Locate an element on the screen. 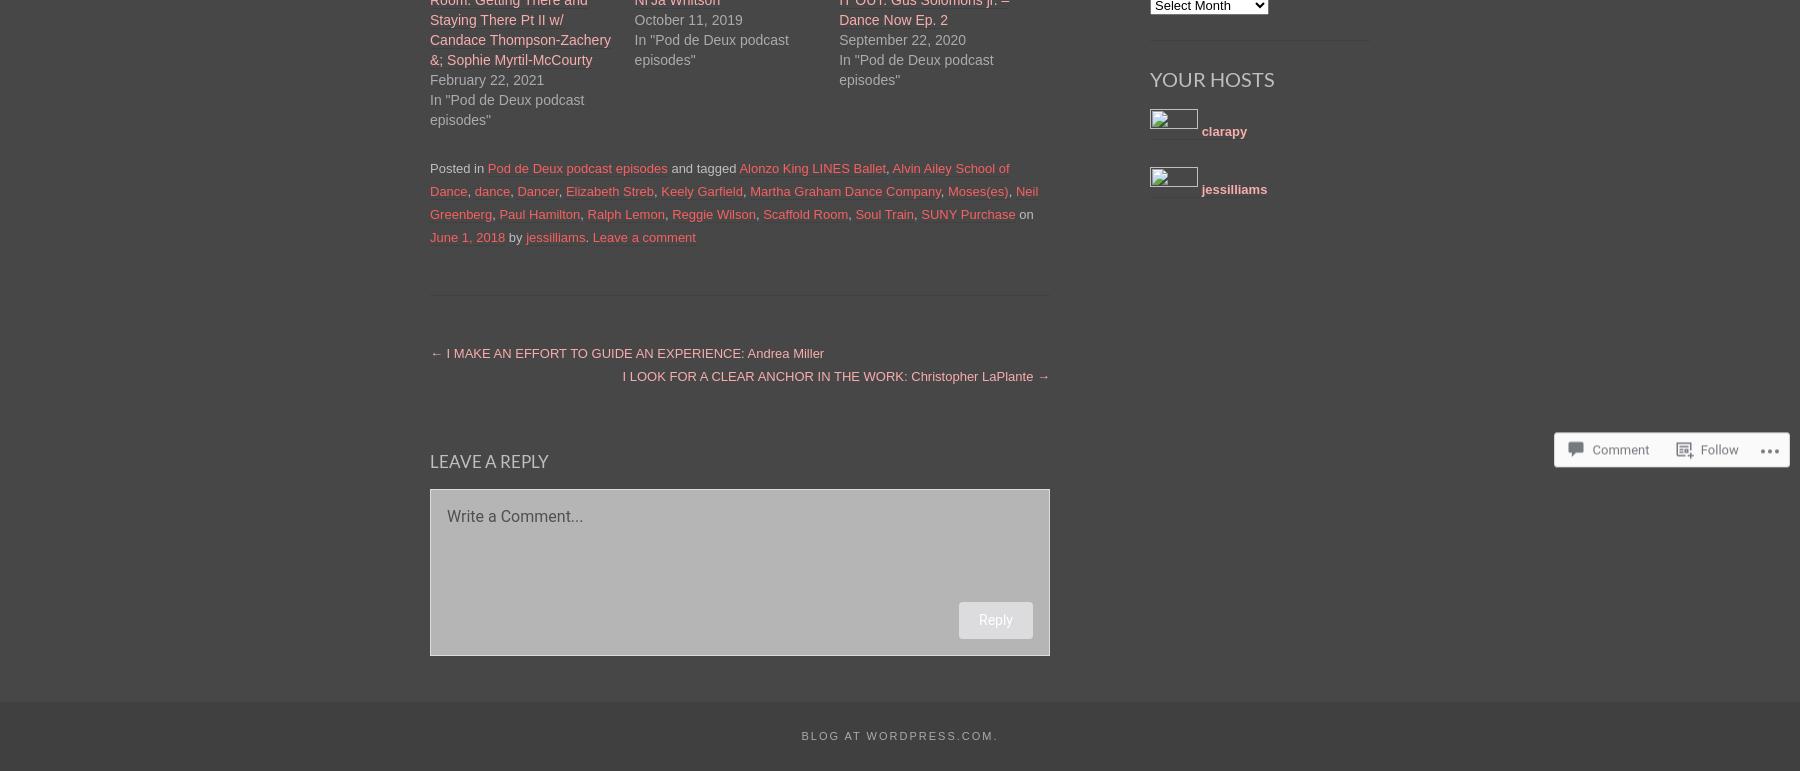 The width and height of the screenshot is (1800, 771). 'Reggie Wilson' is located at coordinates (712, 212).